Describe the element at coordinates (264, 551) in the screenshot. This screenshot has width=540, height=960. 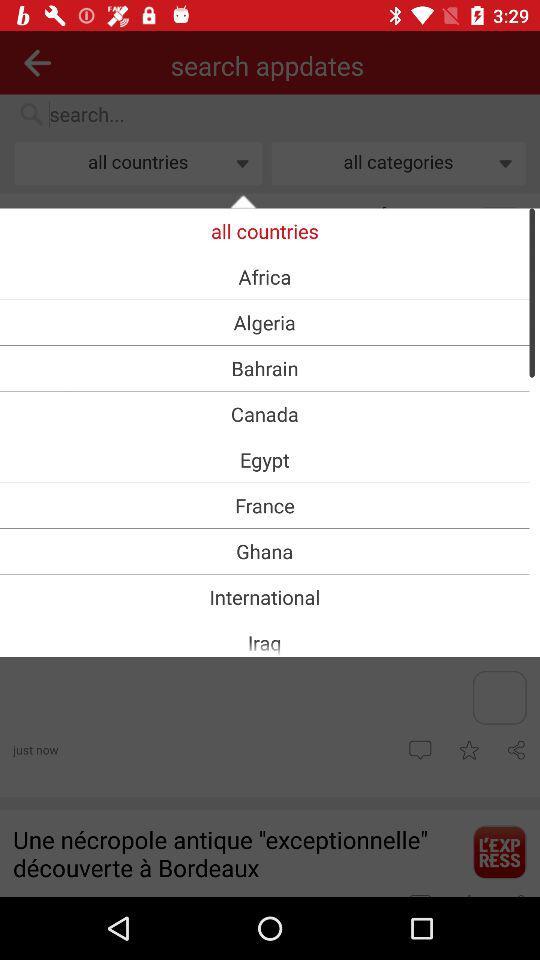
I see `ghana item` at that location.